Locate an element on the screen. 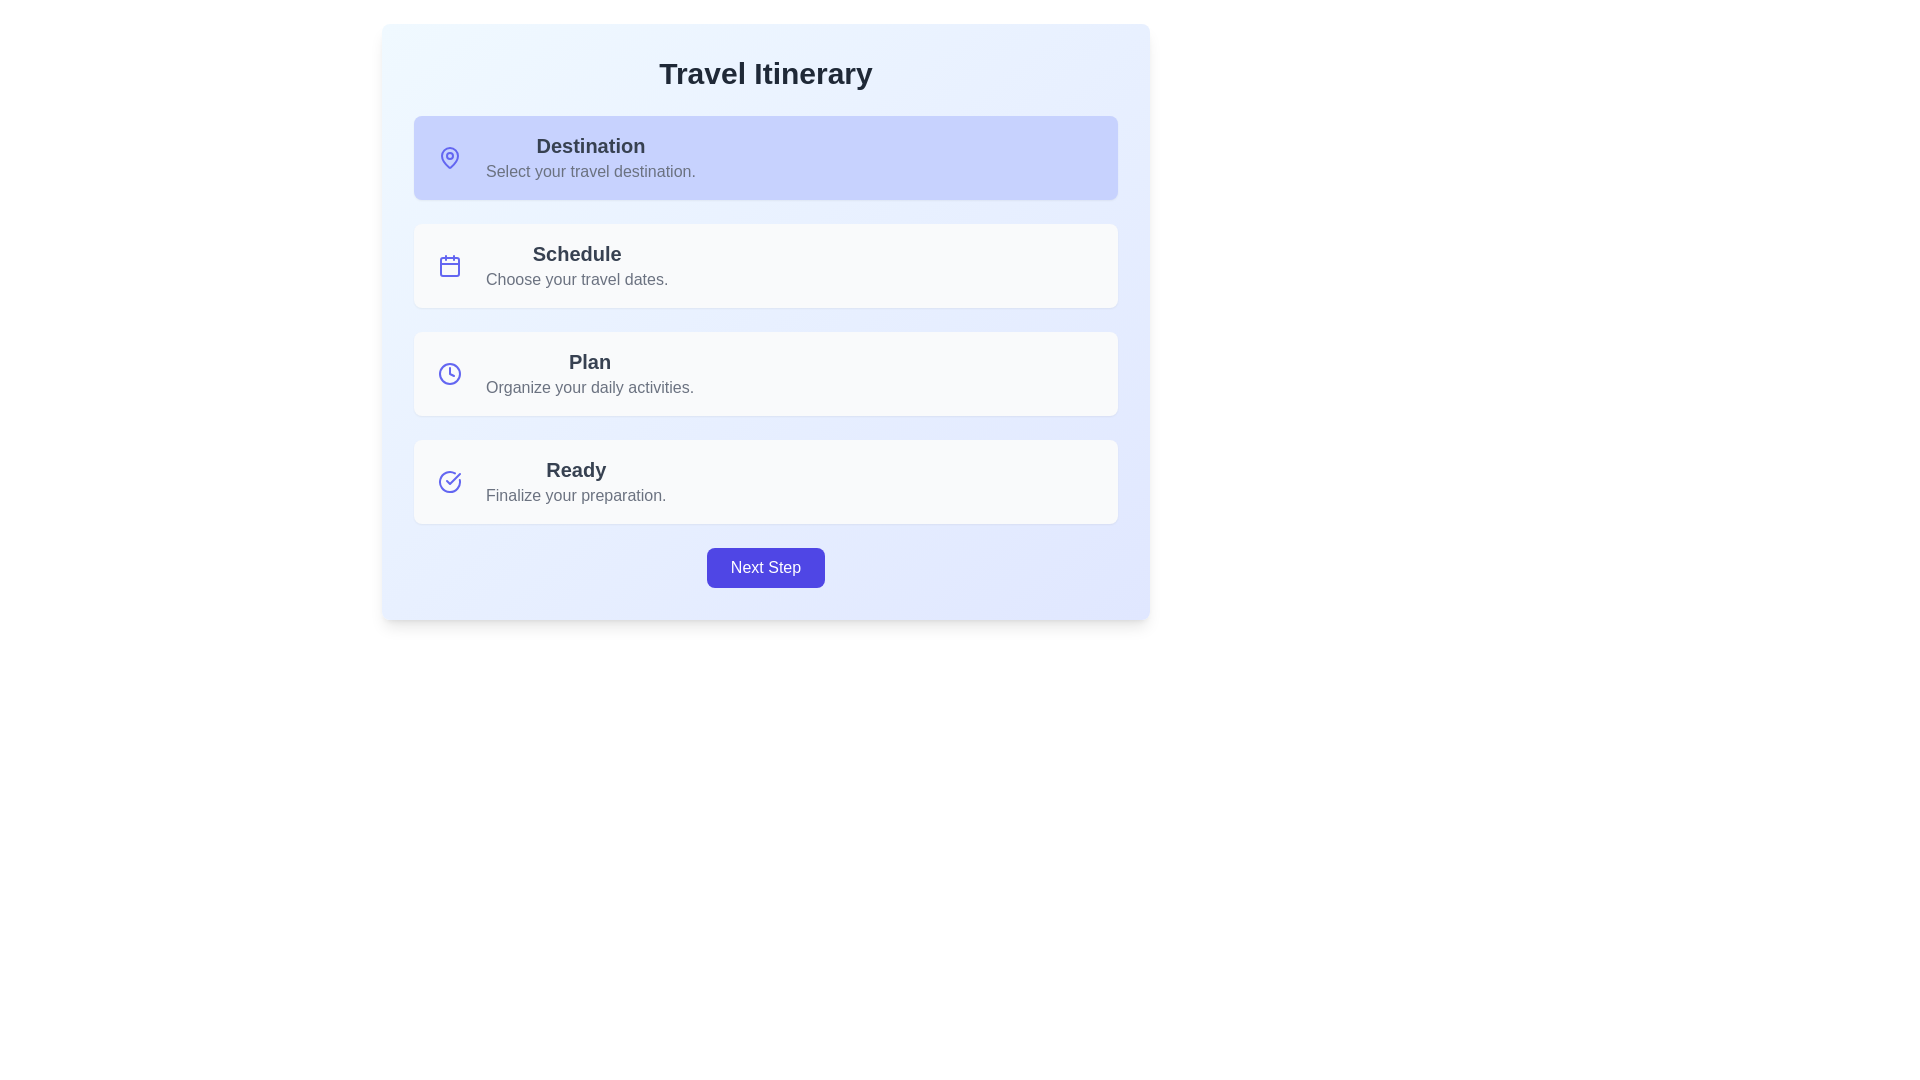  the clickable section under 'Travel Itinerary' is located at coordinates (765, 265).